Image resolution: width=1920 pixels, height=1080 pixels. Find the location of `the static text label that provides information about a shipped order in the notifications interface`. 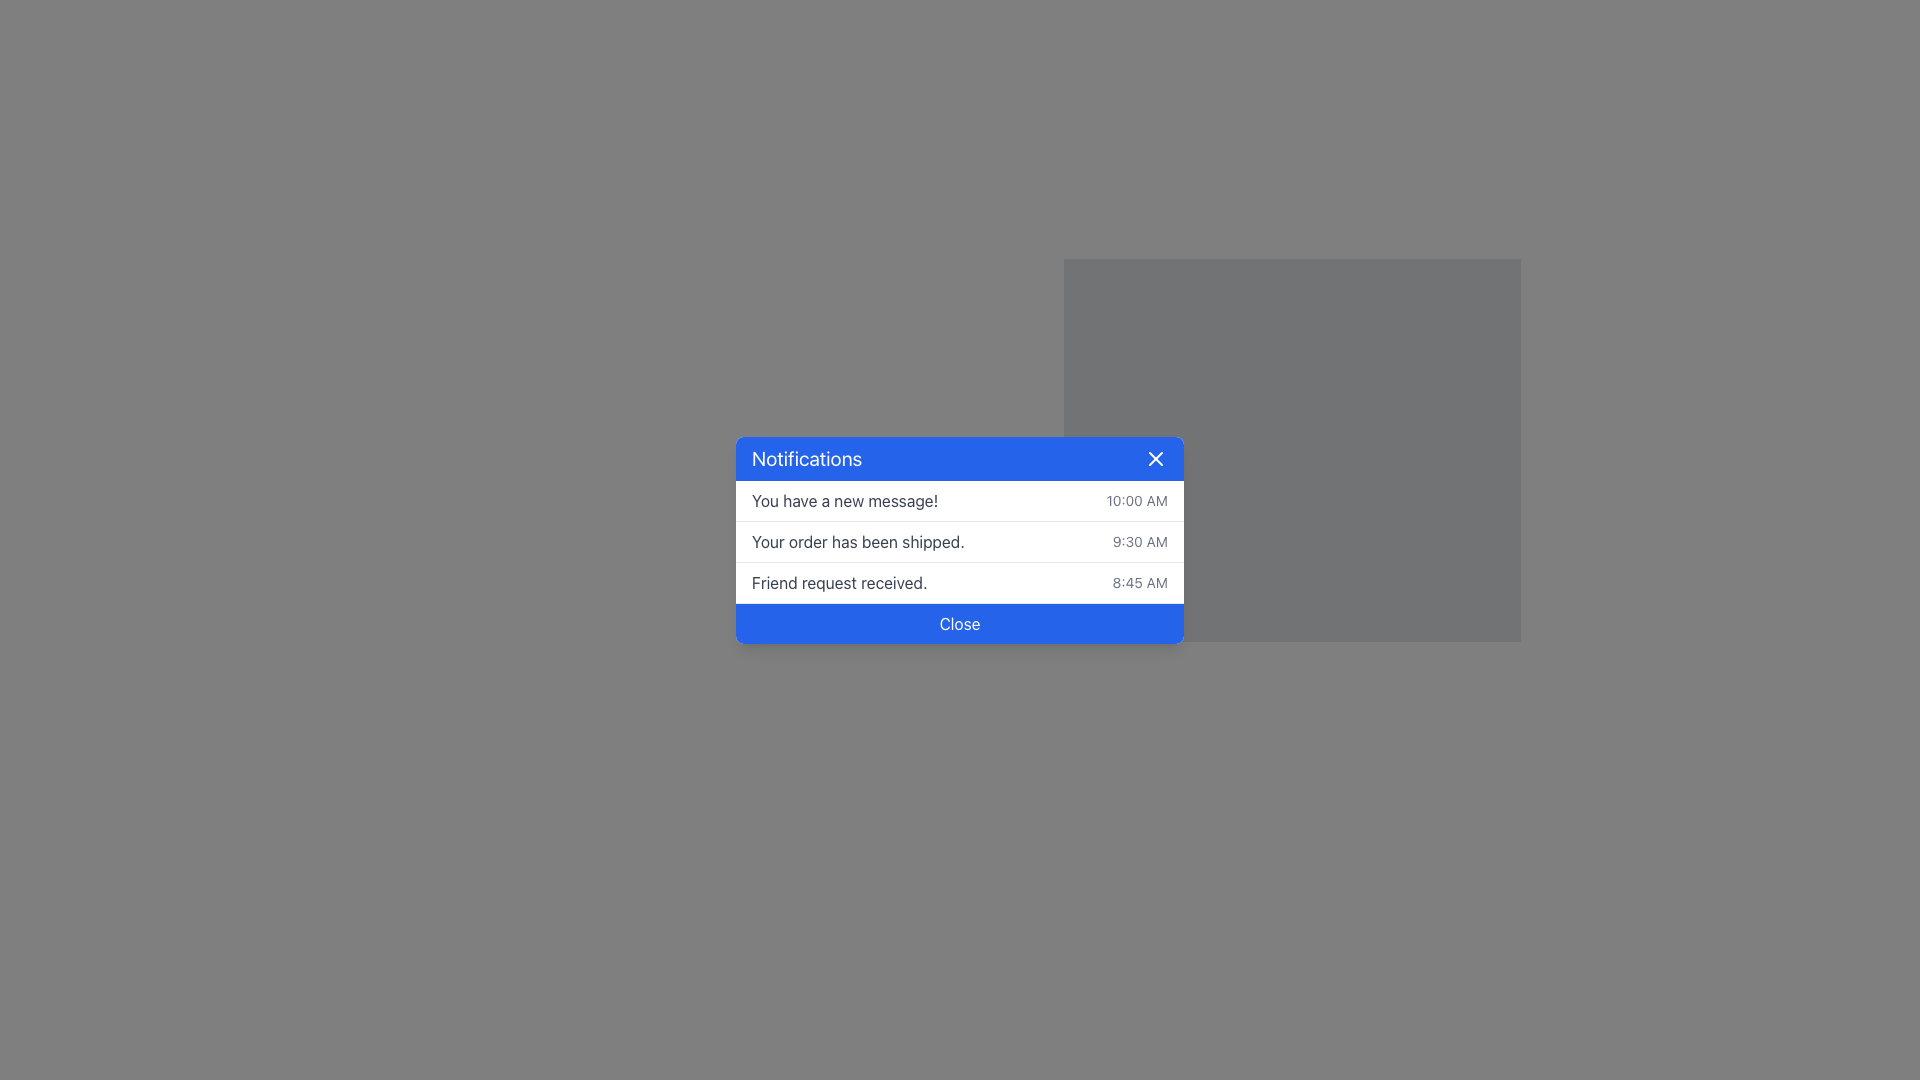

the static text label that provides information about a shipped order in the notifications interface is located at coordinates (858, 541).